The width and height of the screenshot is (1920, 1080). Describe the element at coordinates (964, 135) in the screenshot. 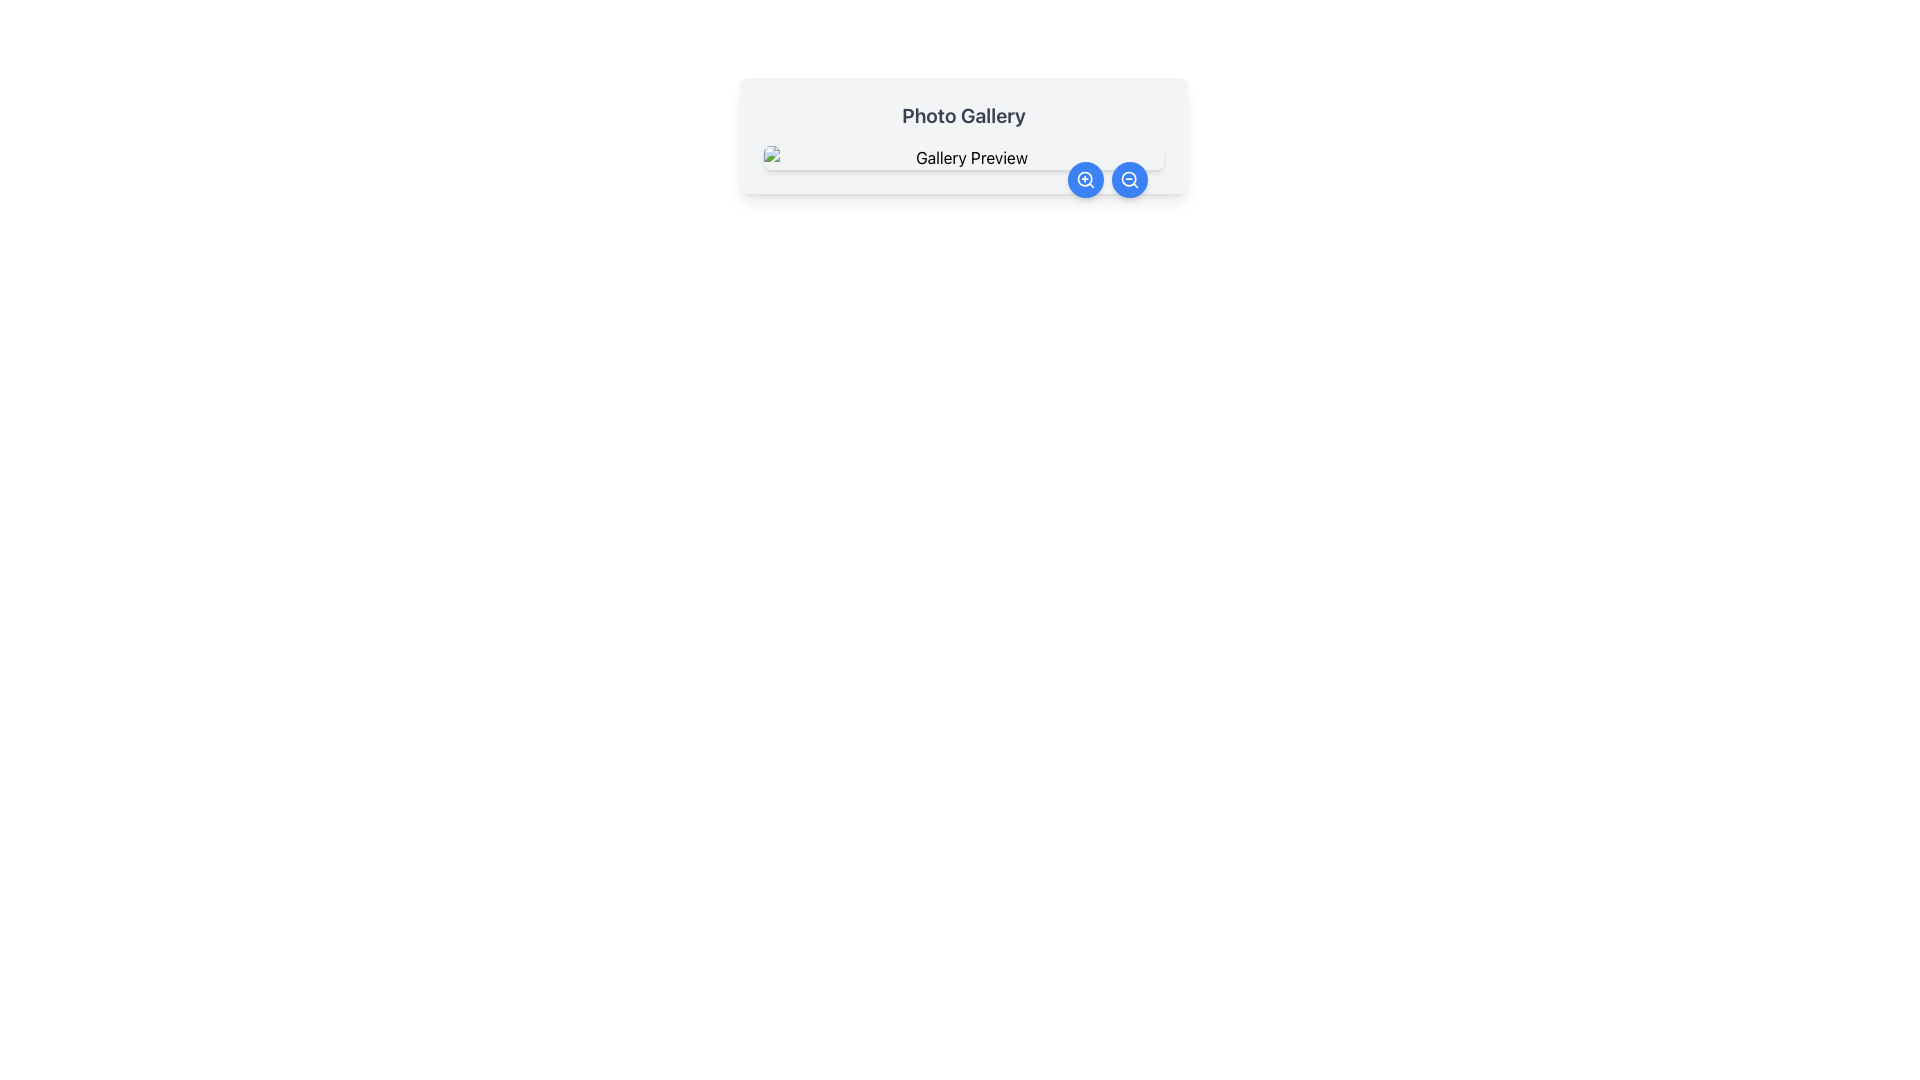

I see `the 'Photo Gallery' header element to focus on the gallery content` at that location.